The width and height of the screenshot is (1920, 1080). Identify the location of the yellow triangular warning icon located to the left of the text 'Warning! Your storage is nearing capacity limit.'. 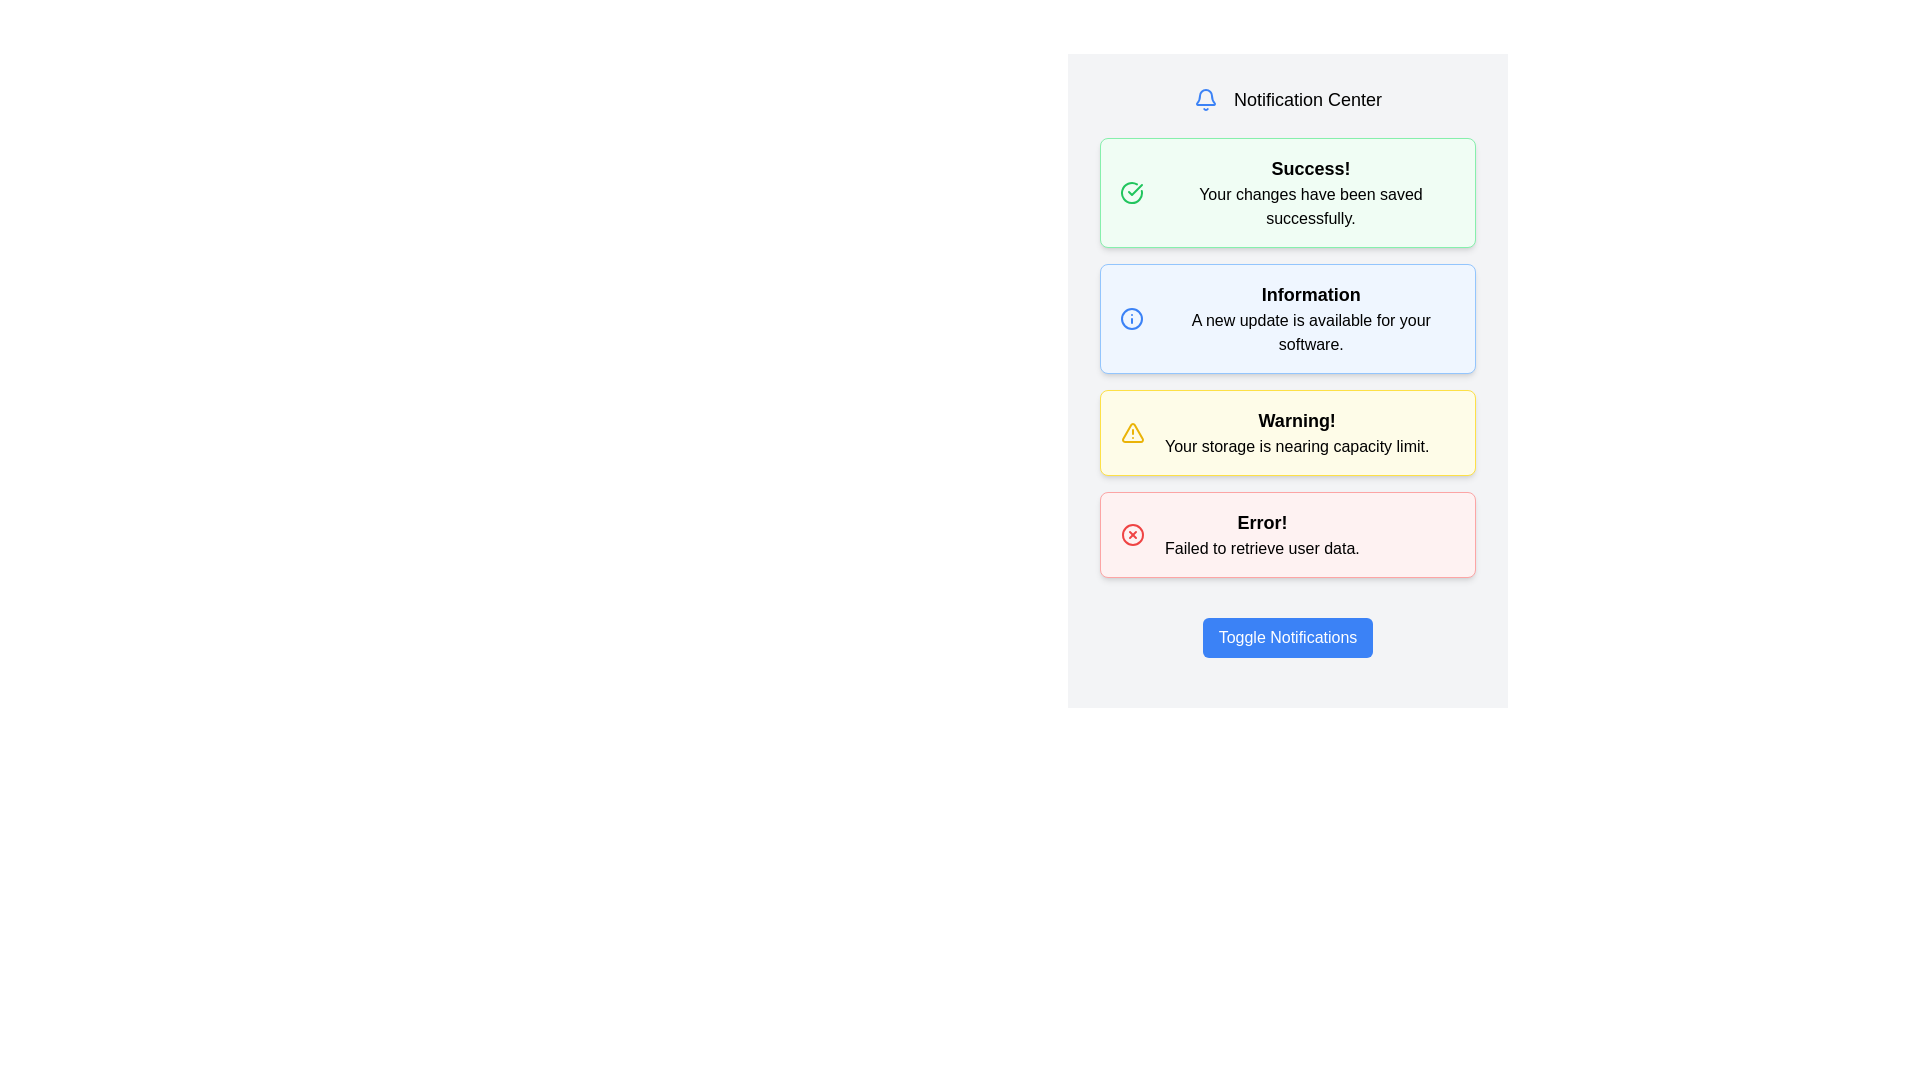
(1132, 431).